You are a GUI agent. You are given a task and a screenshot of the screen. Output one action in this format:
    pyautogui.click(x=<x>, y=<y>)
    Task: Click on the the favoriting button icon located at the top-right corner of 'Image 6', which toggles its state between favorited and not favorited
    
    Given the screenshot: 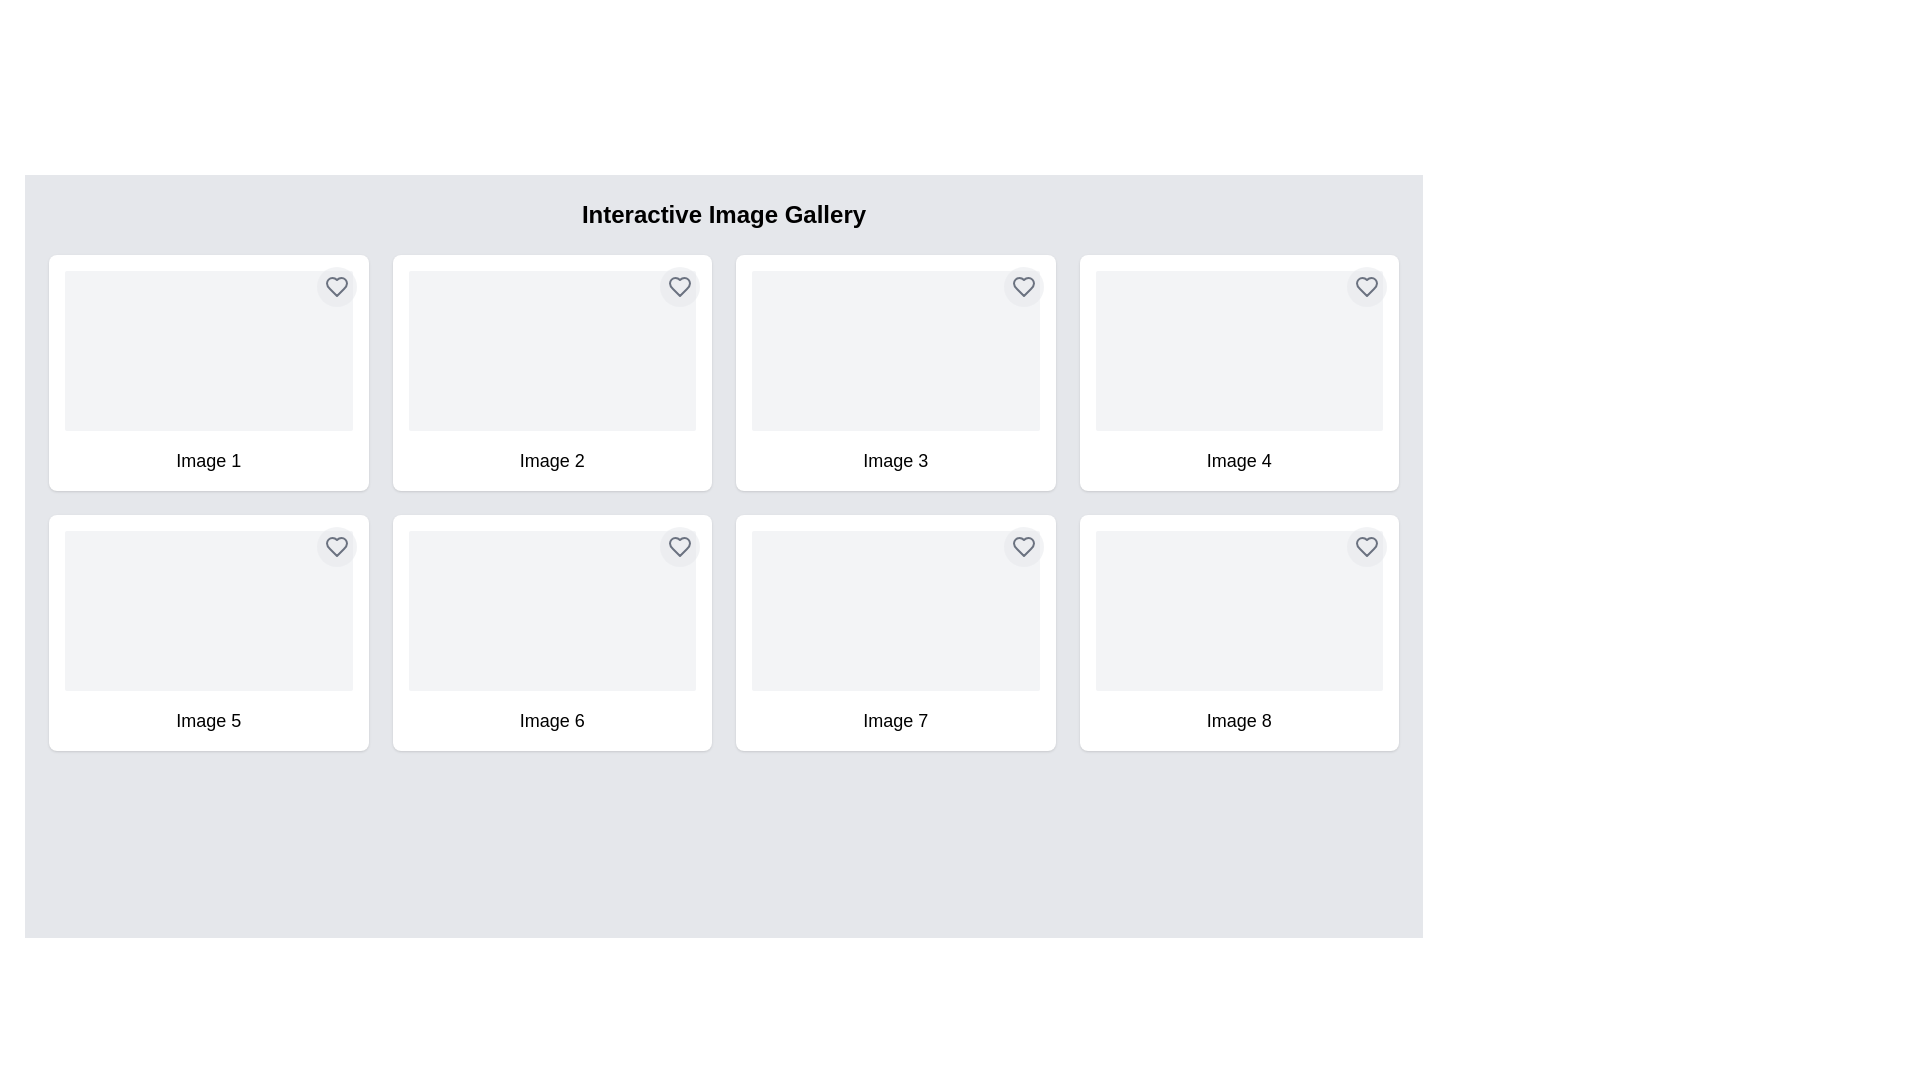 What is the action you would take?
    pyautogui.click(x=680, y=547)
    